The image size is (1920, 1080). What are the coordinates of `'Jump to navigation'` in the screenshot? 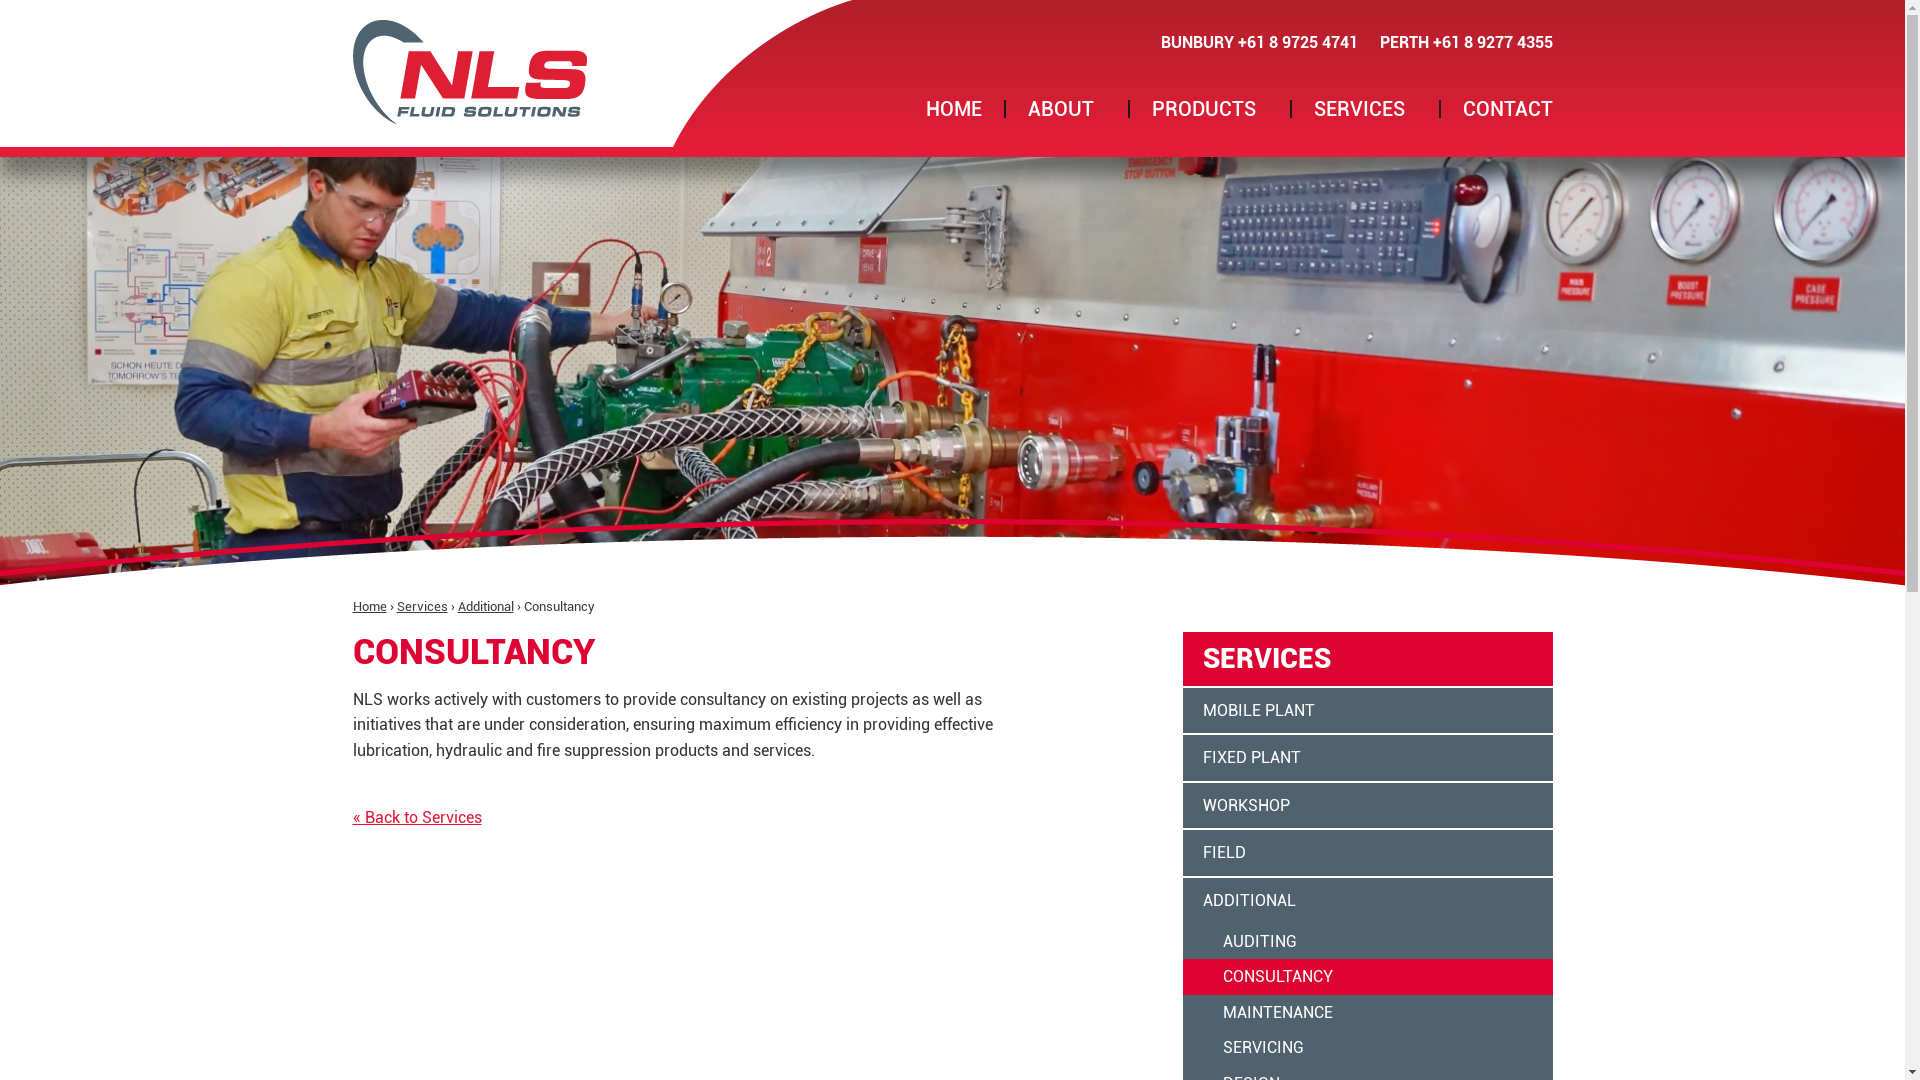 It's located at (951, 3).